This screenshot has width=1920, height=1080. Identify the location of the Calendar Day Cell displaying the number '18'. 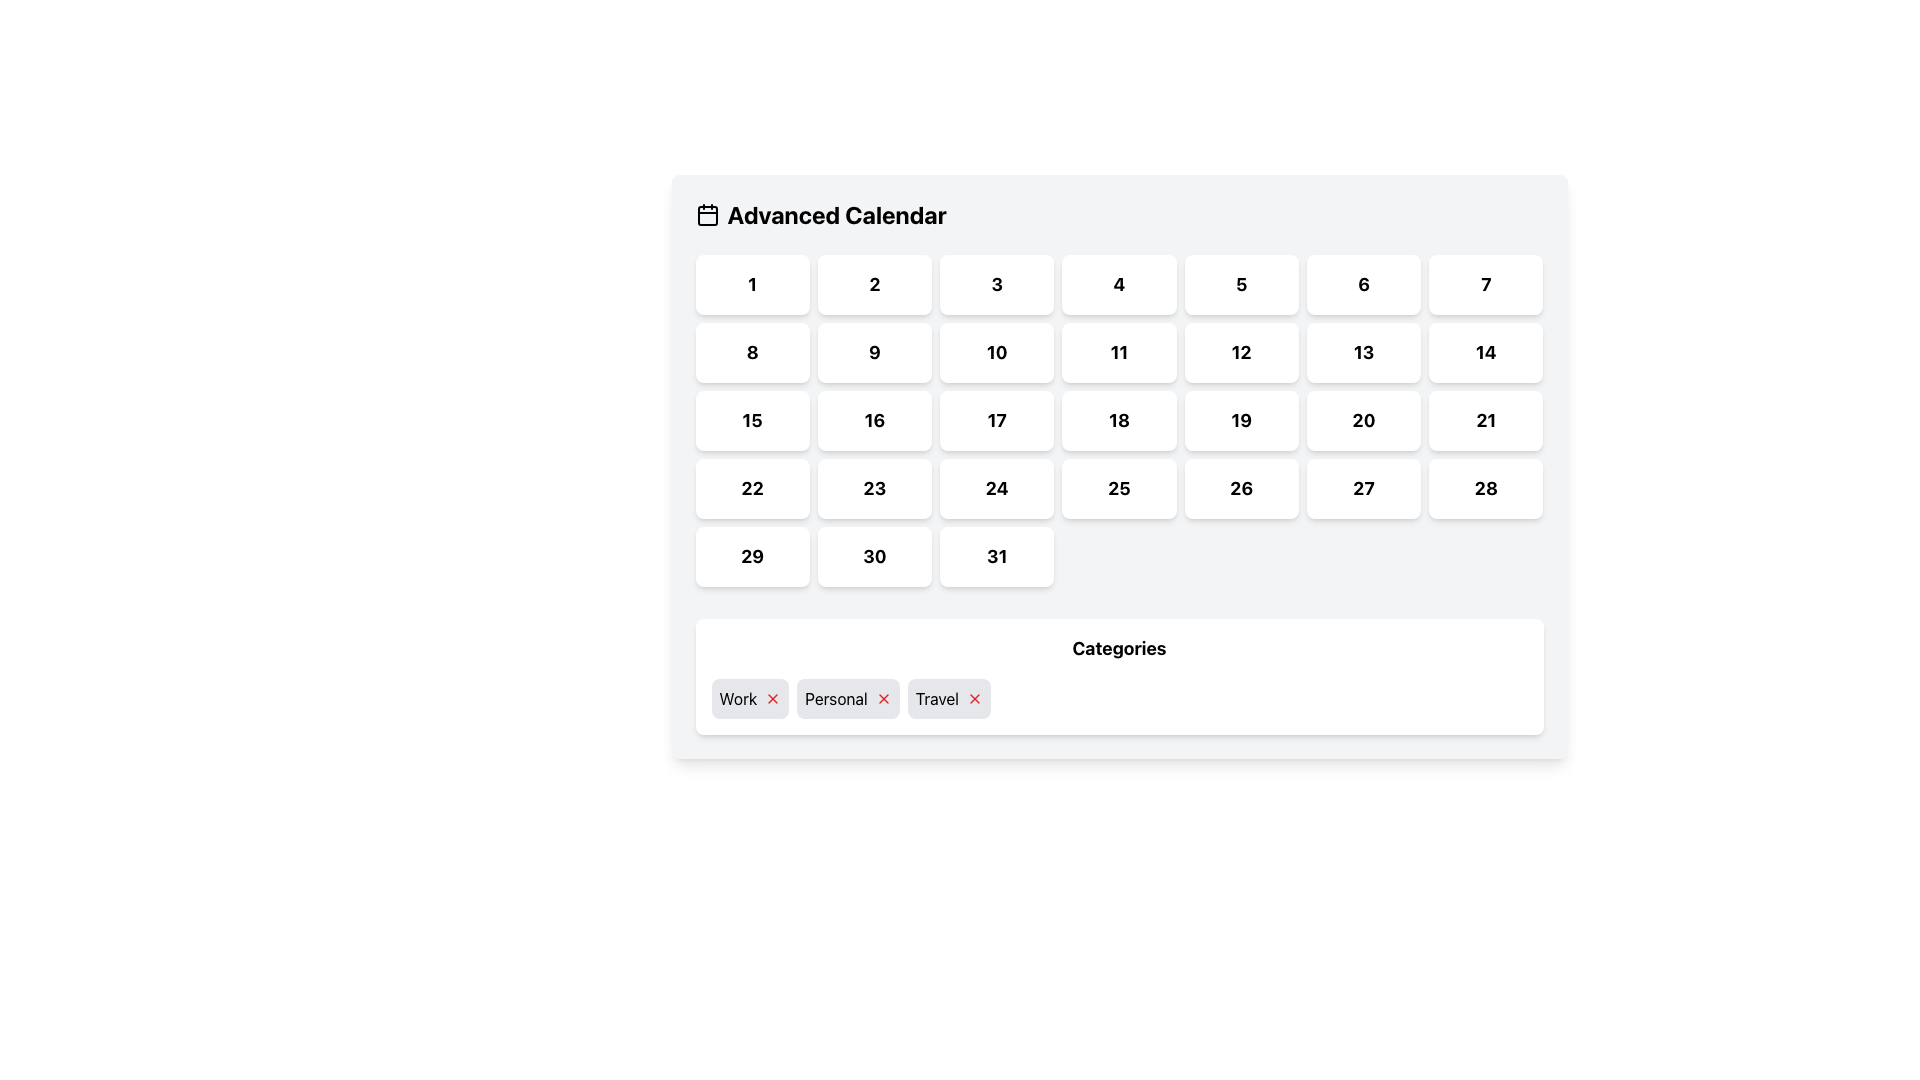
(1118, 419).